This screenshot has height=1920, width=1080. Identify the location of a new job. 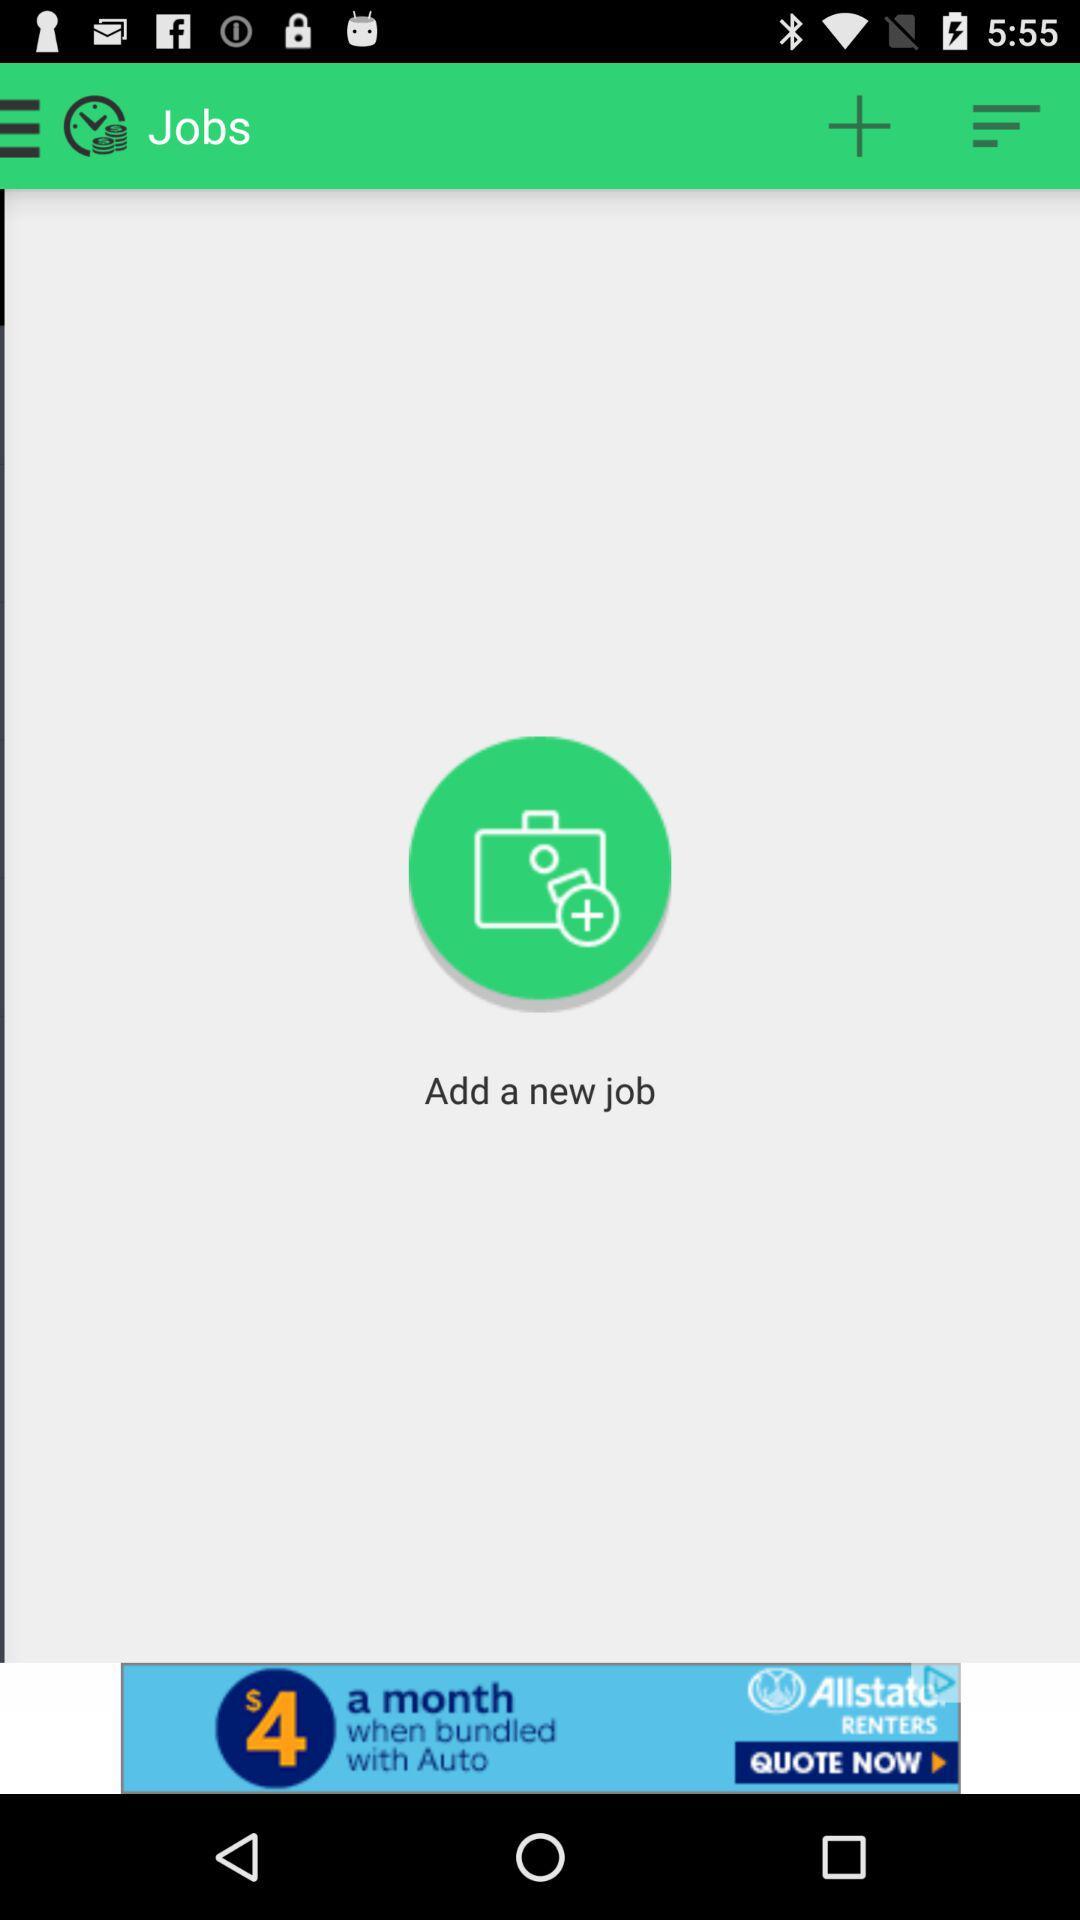
(858, 124).